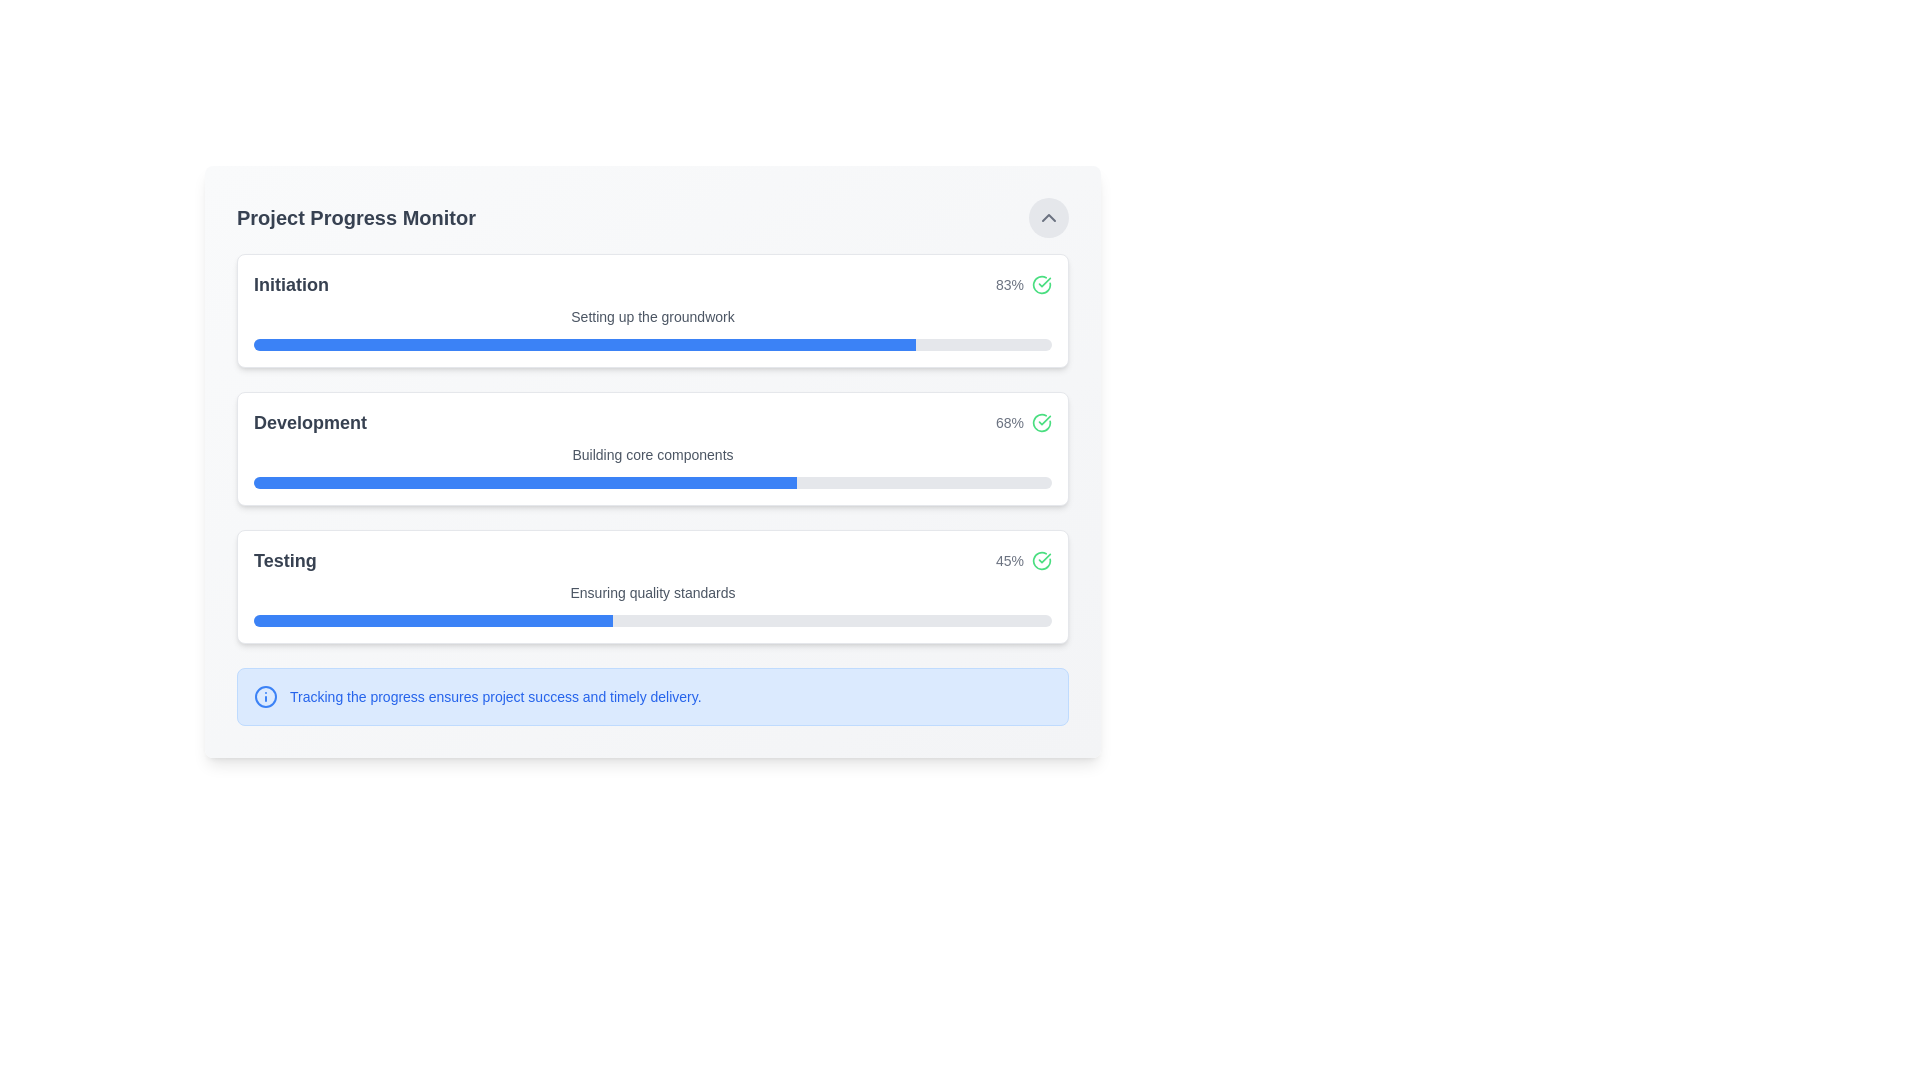 The width and height of the screenshot is (1920, 1080). What do you see at coordinates (469, 482) in the screenshot?
I see `the progress percentage` at bounding box center [469, 482].